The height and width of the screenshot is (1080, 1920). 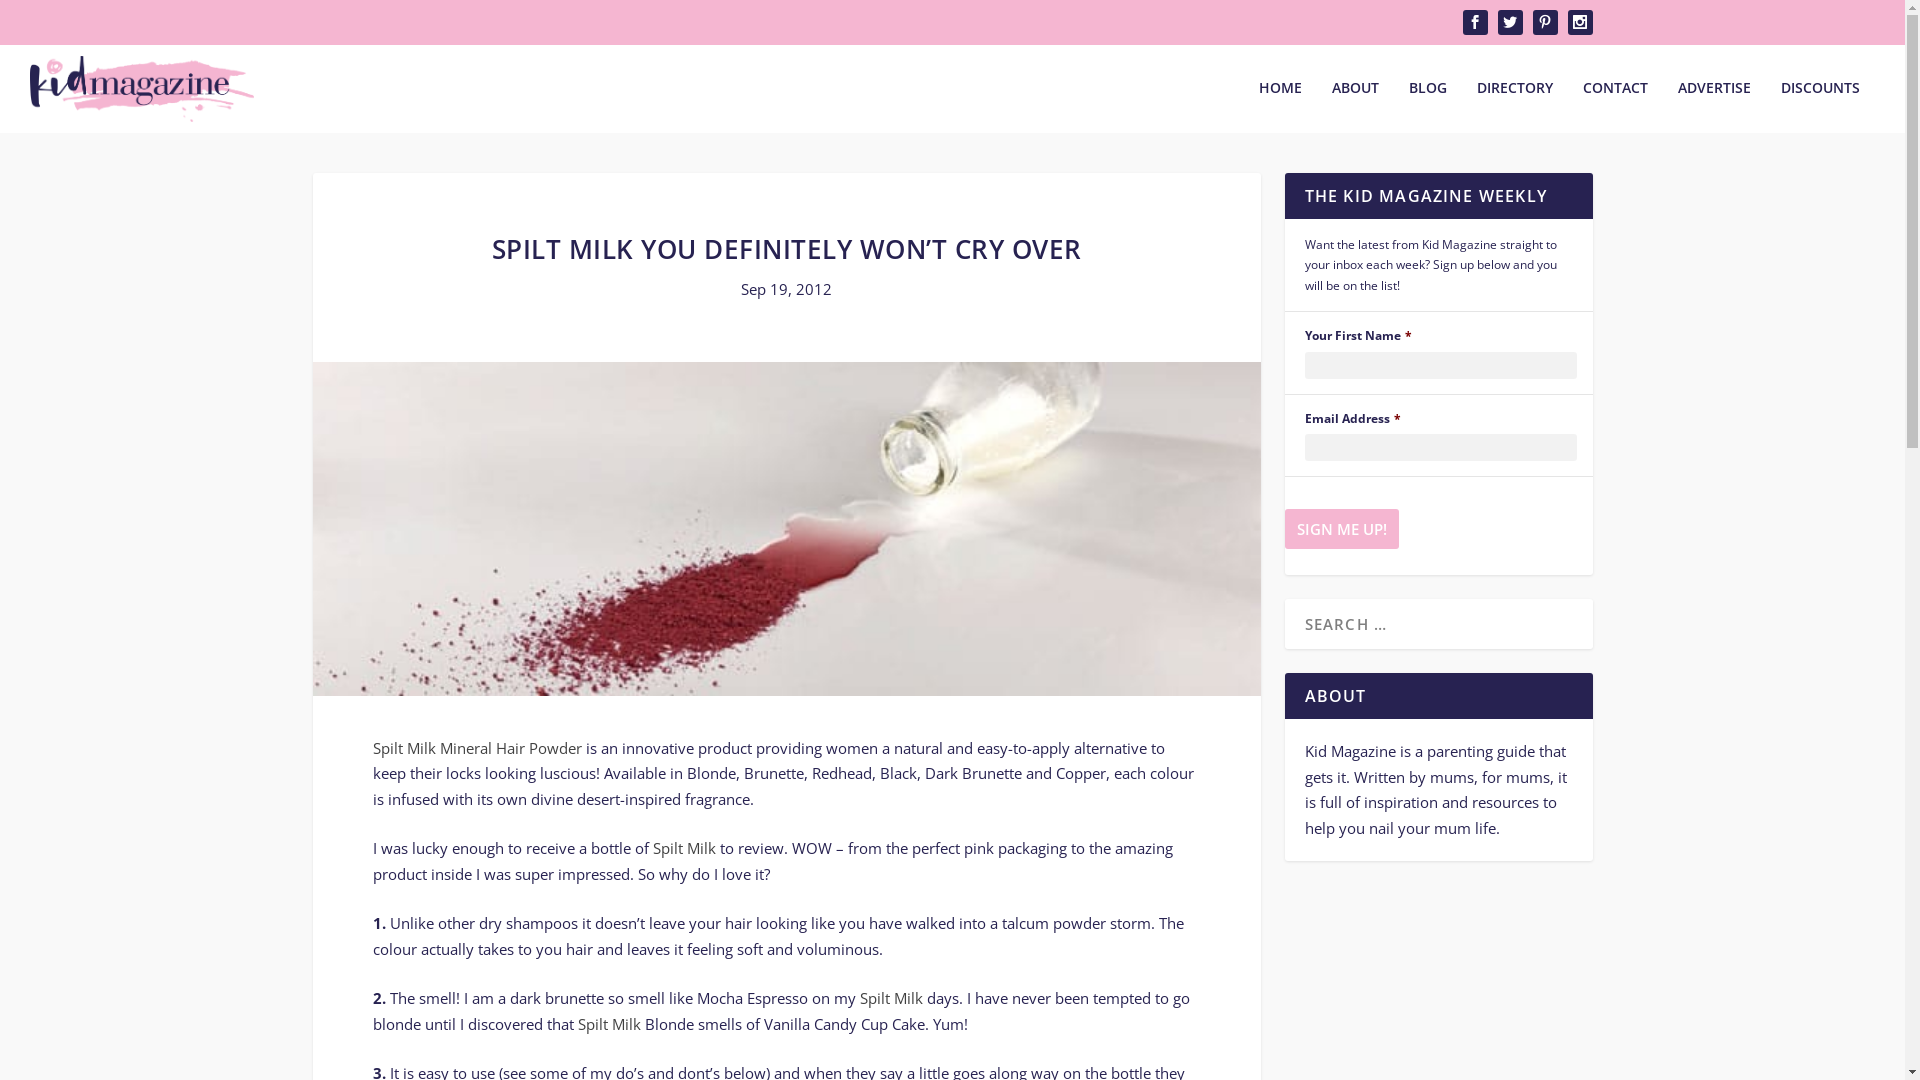 I want to click on 'Spilt Milk', so click(x=683, y=848).